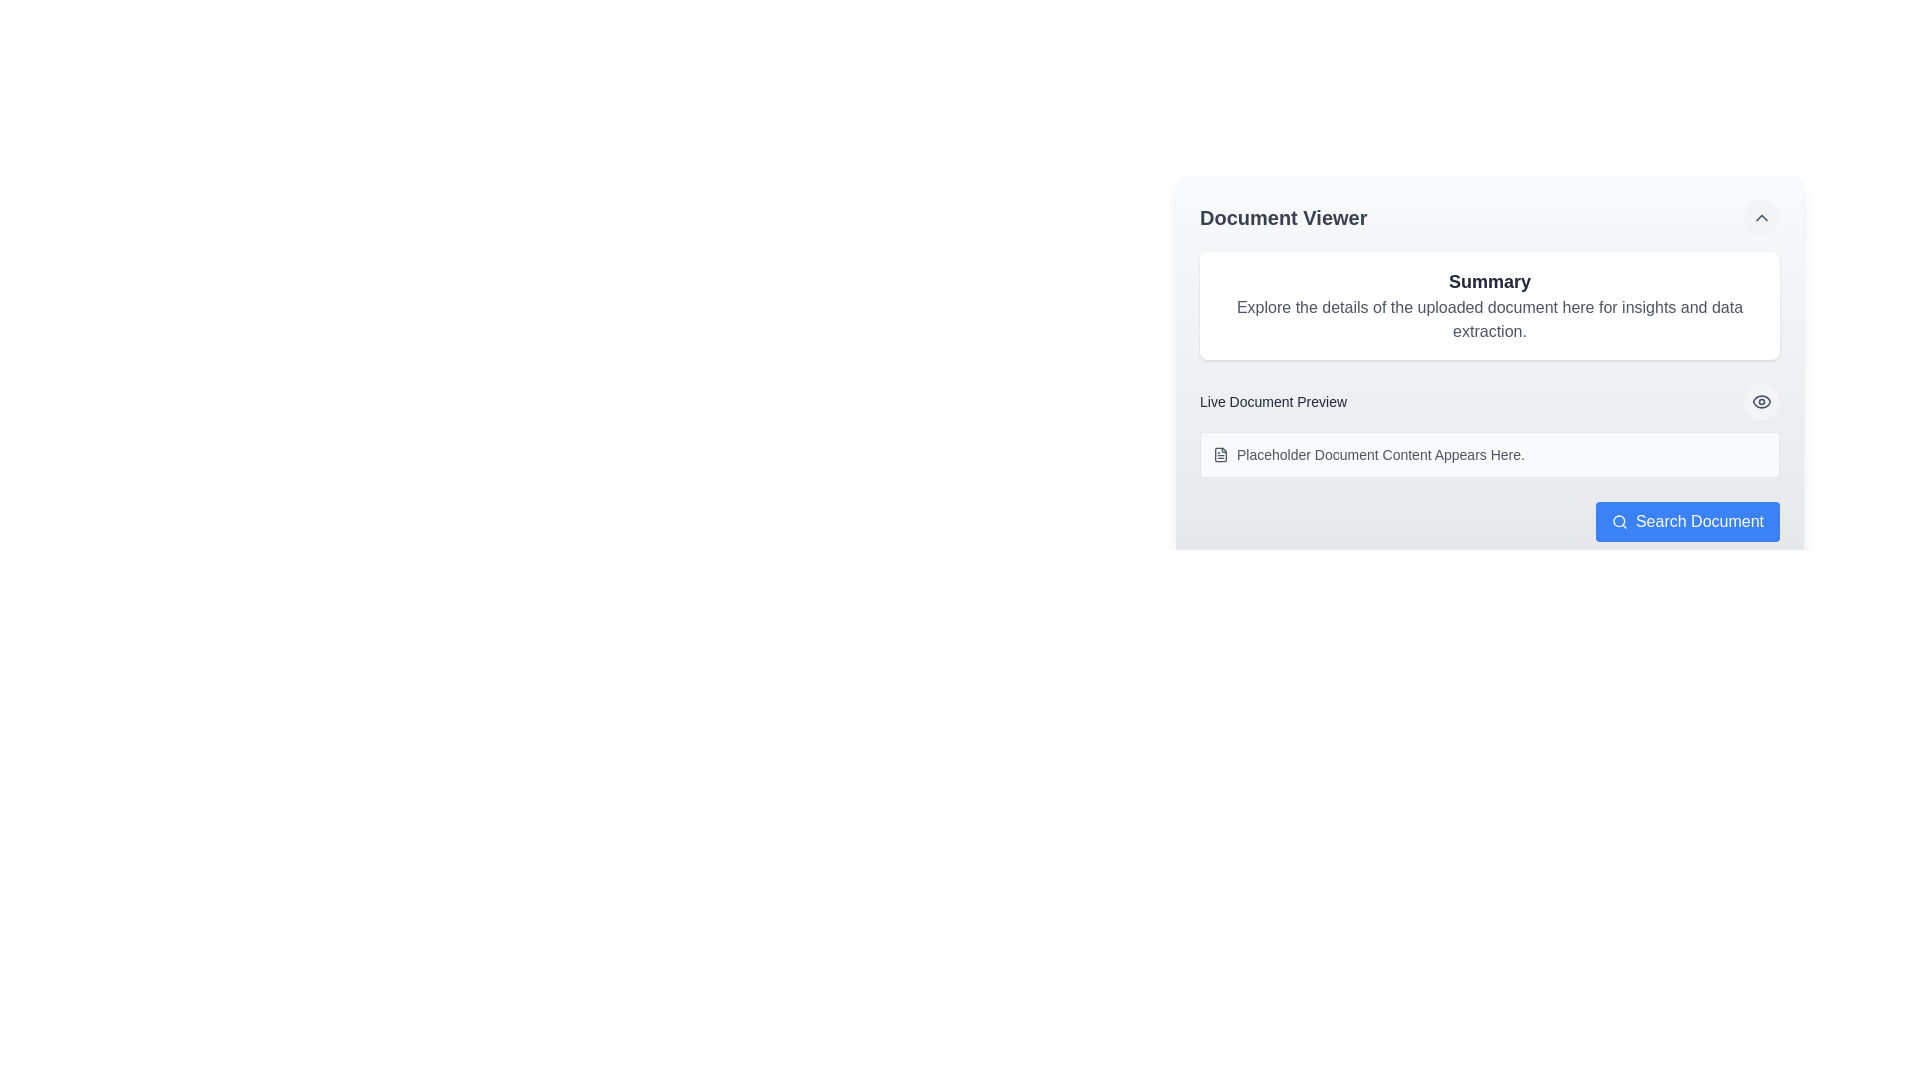 The width and height of the screenshot is (1920, 1080). I want to click on the visibility toggle button located to the far right of the 'Live Document Preview' text, so click(1761, 401).